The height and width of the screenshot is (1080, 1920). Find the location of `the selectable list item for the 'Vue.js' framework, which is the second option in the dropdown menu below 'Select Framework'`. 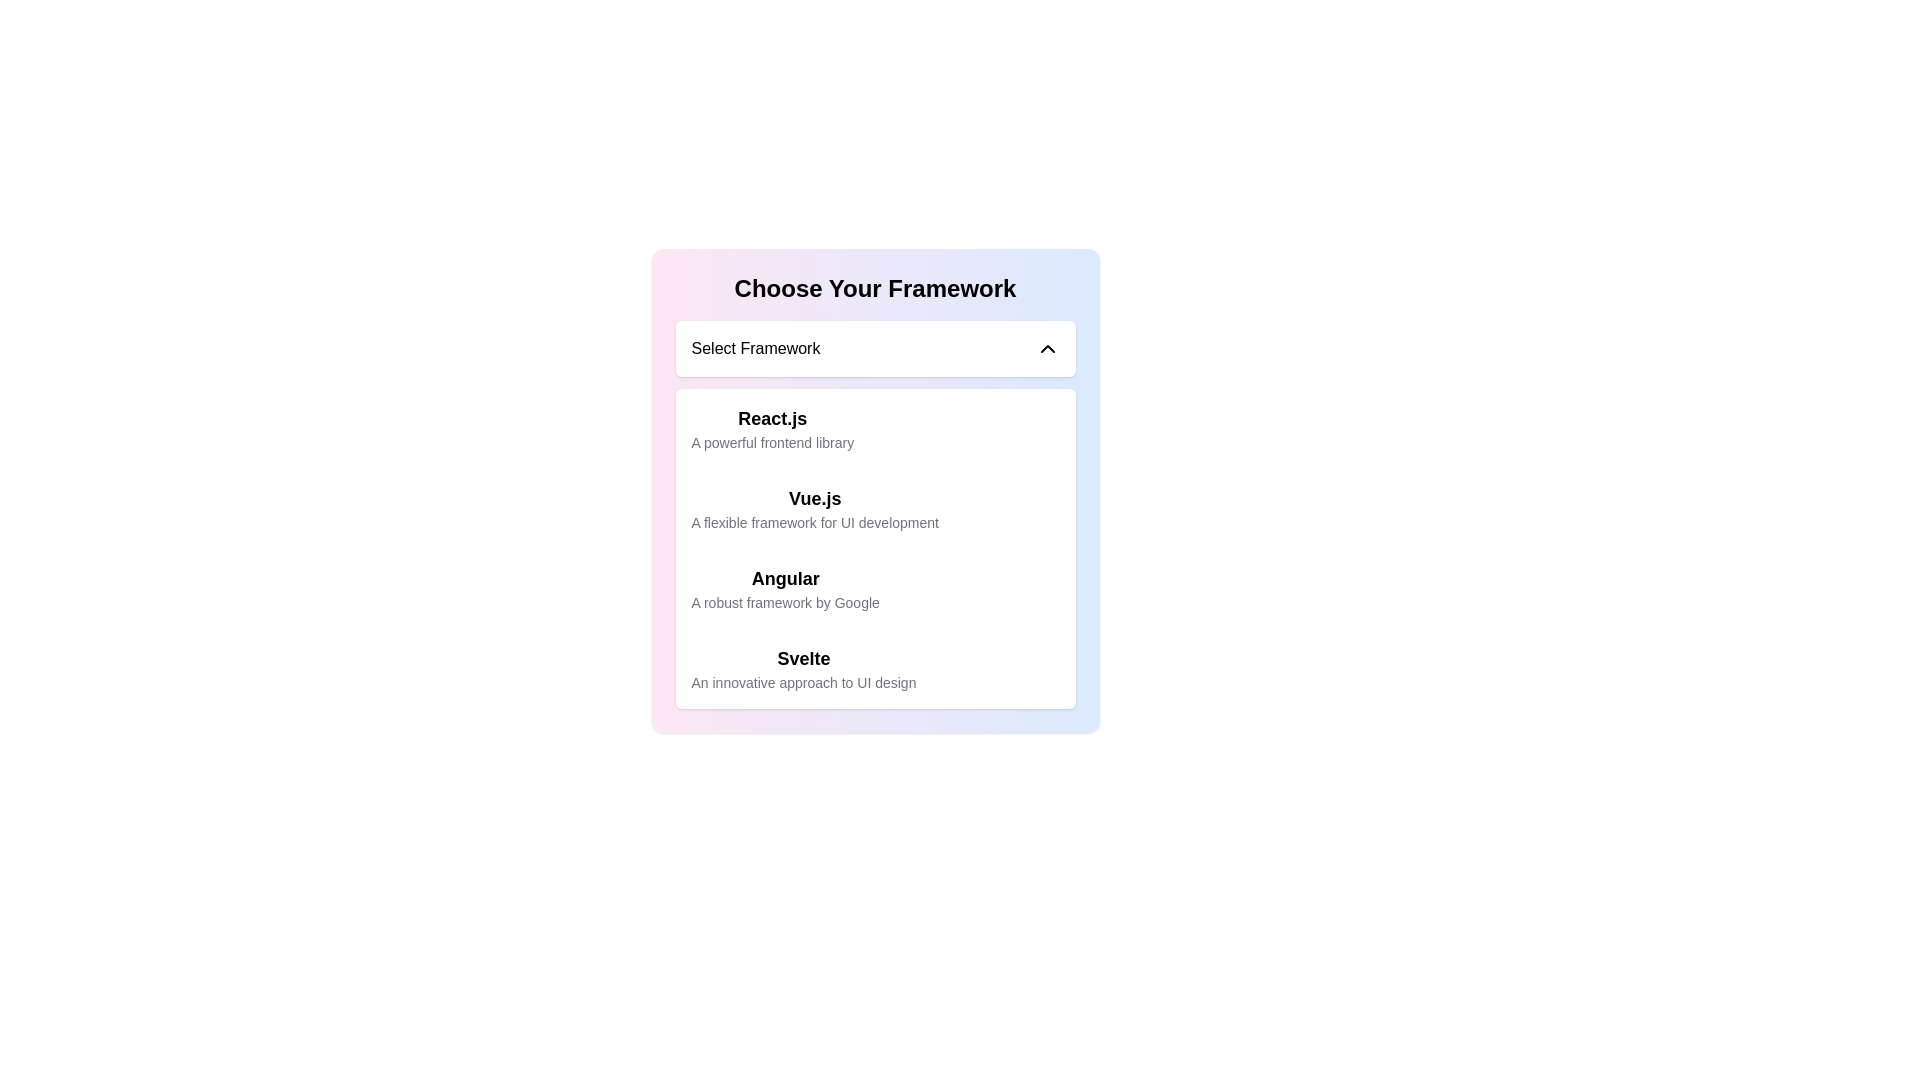

the selectable list item for the 'Vue.js' framework, which is the second option in the dropdown menu below 'Select Framework' is located at coordinates (875, 490).